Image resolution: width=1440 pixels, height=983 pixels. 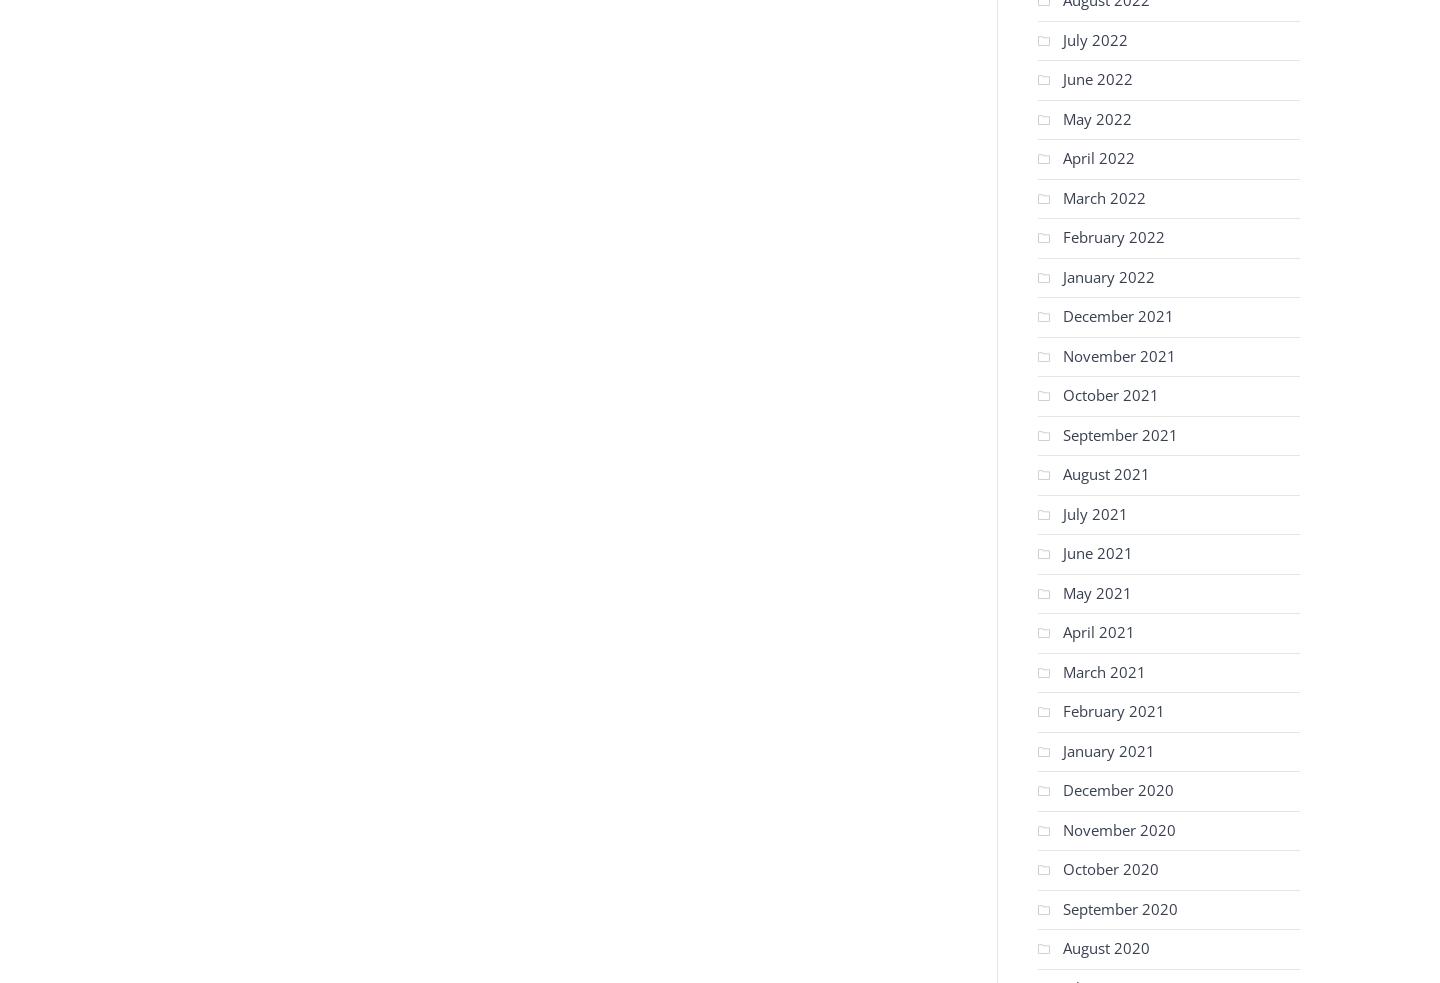 I want to click on 'September 2020', so click(x=1119, y=907).